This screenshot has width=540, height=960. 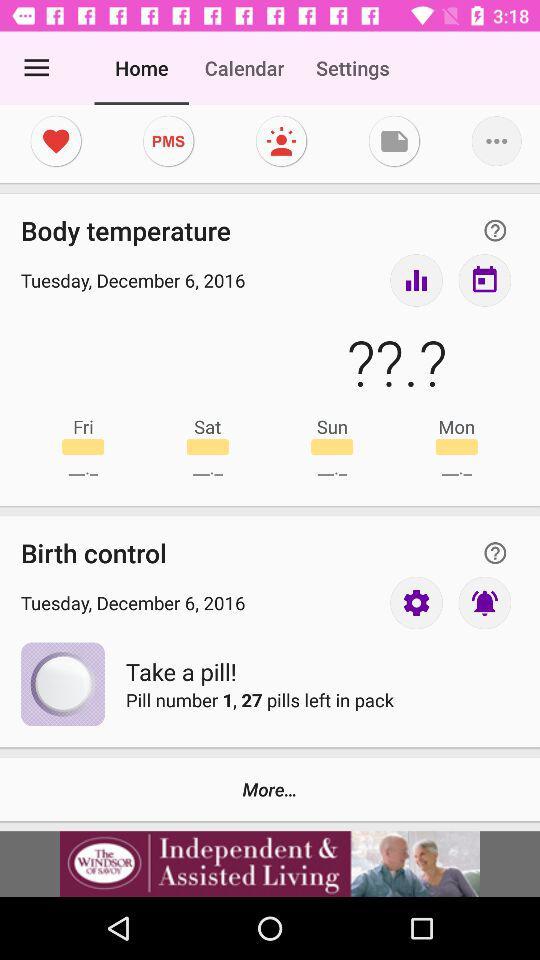 I want to click on the file, so click(x=394, y=140).